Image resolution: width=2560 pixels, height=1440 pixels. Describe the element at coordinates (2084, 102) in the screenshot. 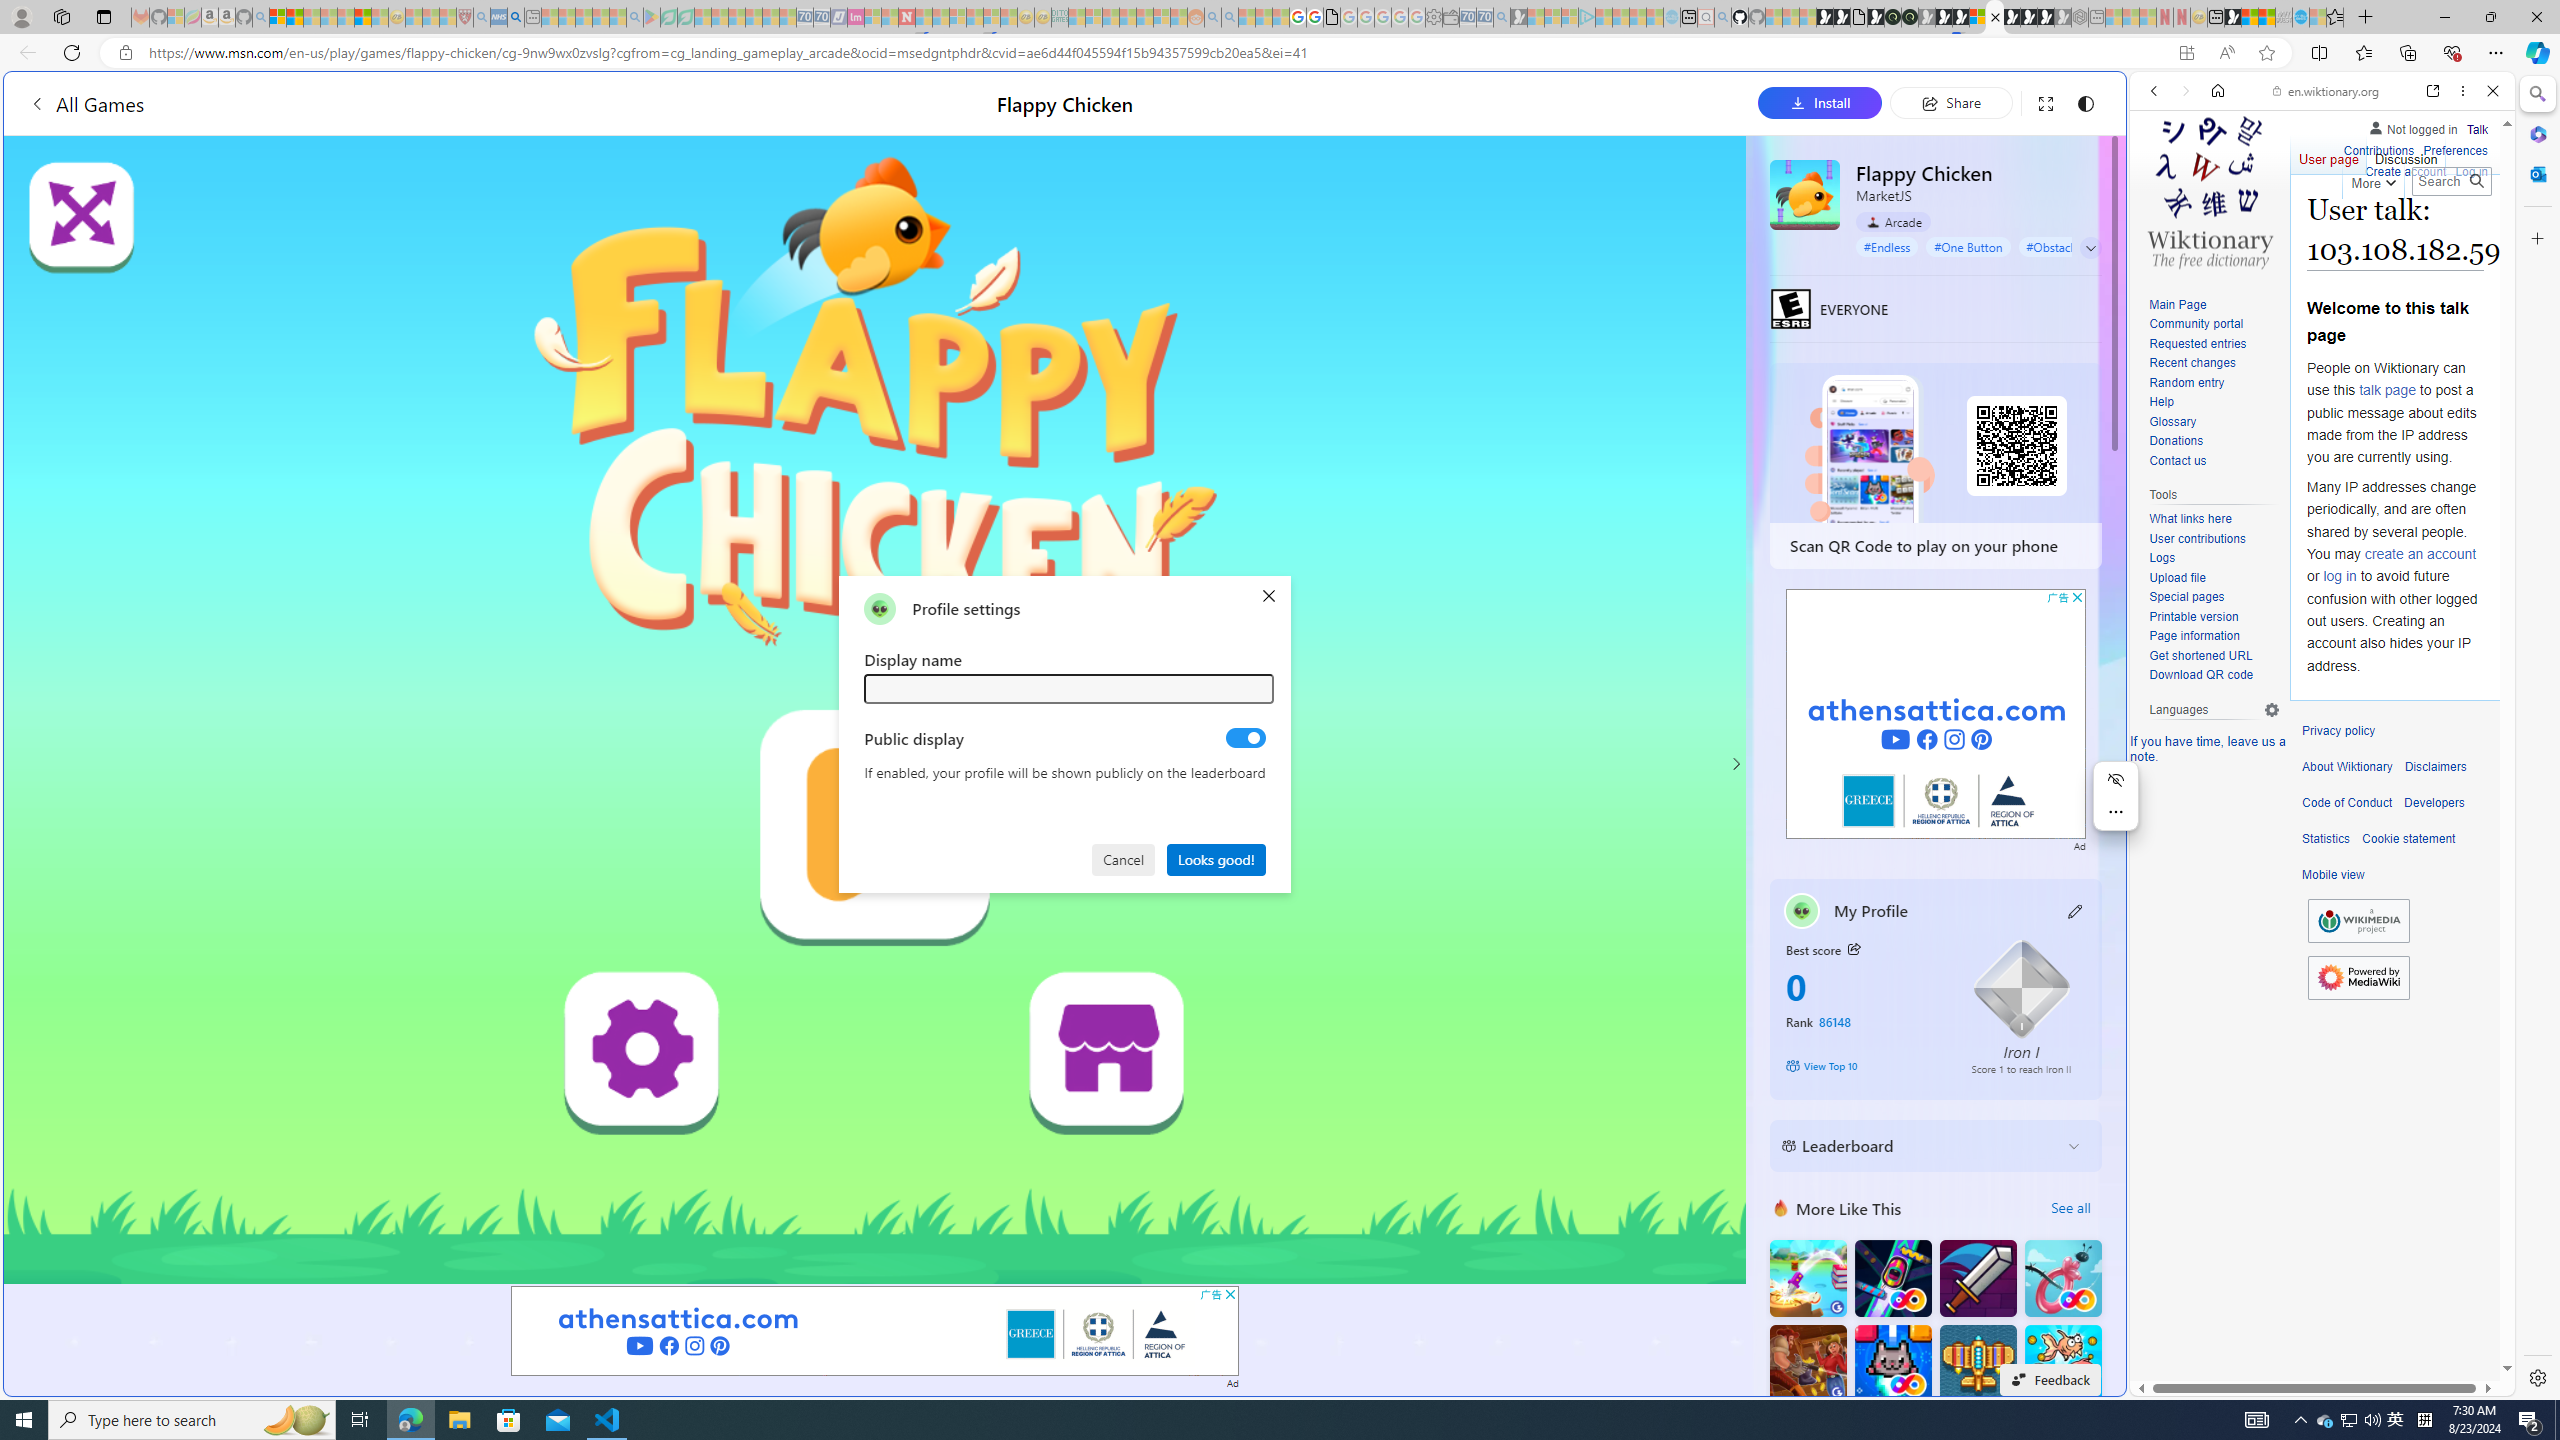

I see `'Change to dark mode'` at that location.